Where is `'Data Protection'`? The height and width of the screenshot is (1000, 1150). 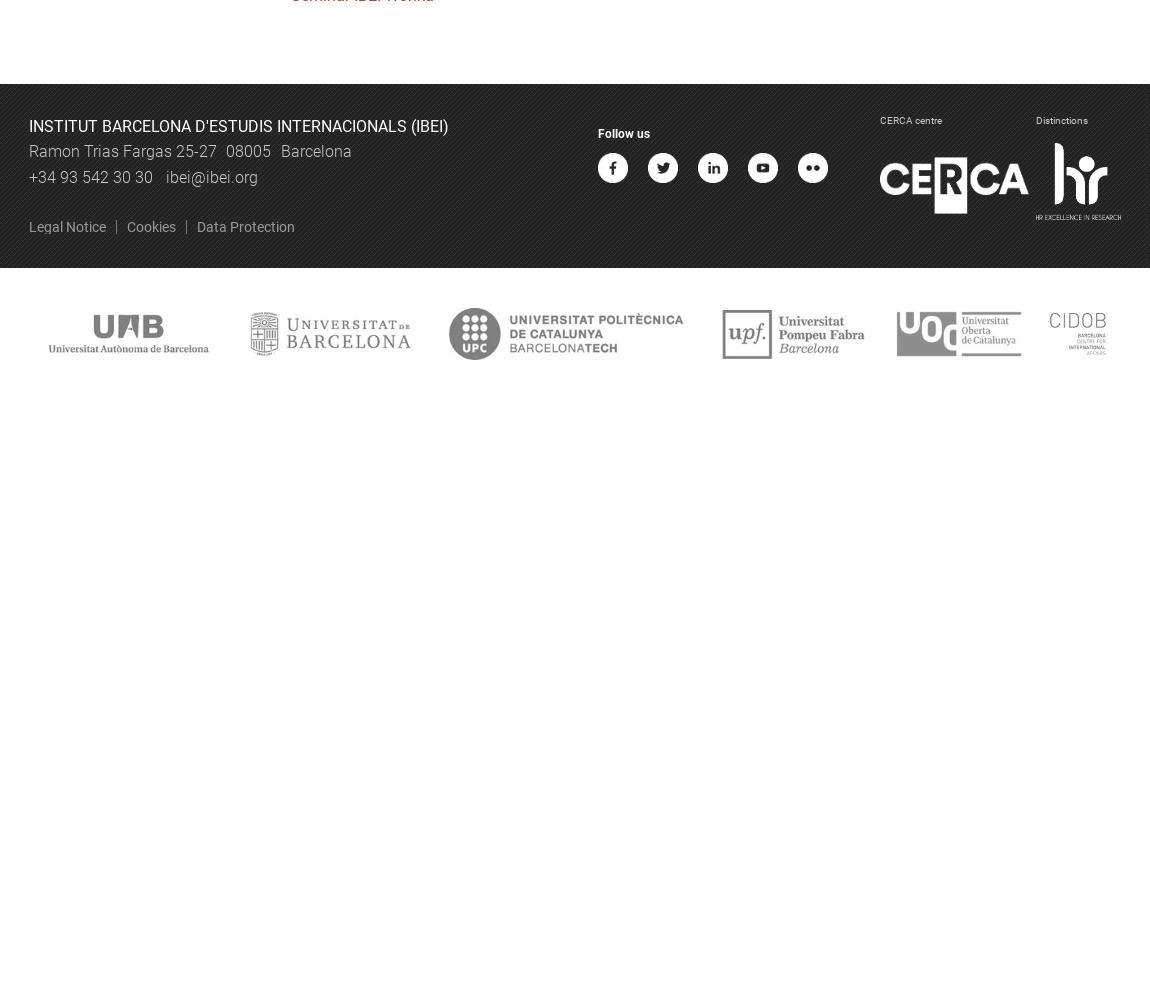
'Data Protection' is located at coordinates (243, 226).